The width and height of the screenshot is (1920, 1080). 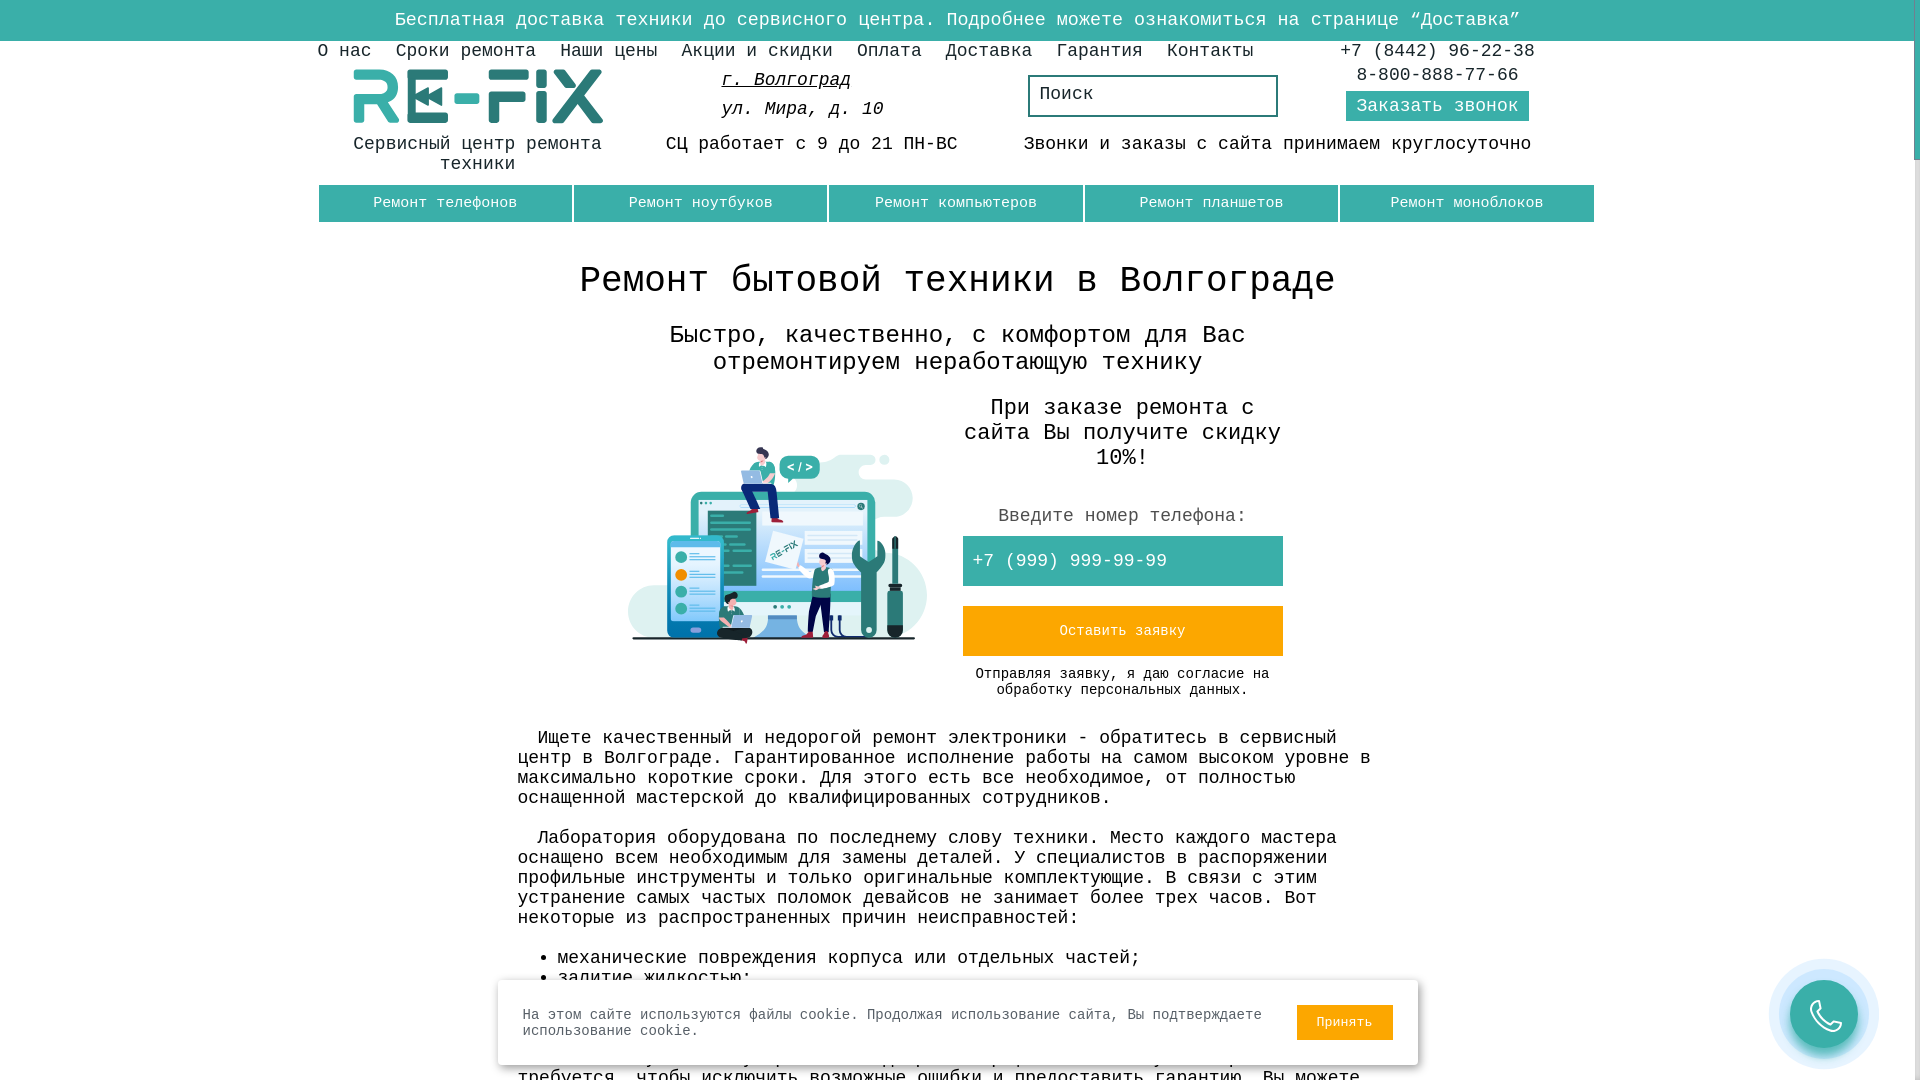 What do you see at coordinates (1437, 73) in the screenshot?
I see `'8-800-888-77-66'` at bounding box center [1437, 73].